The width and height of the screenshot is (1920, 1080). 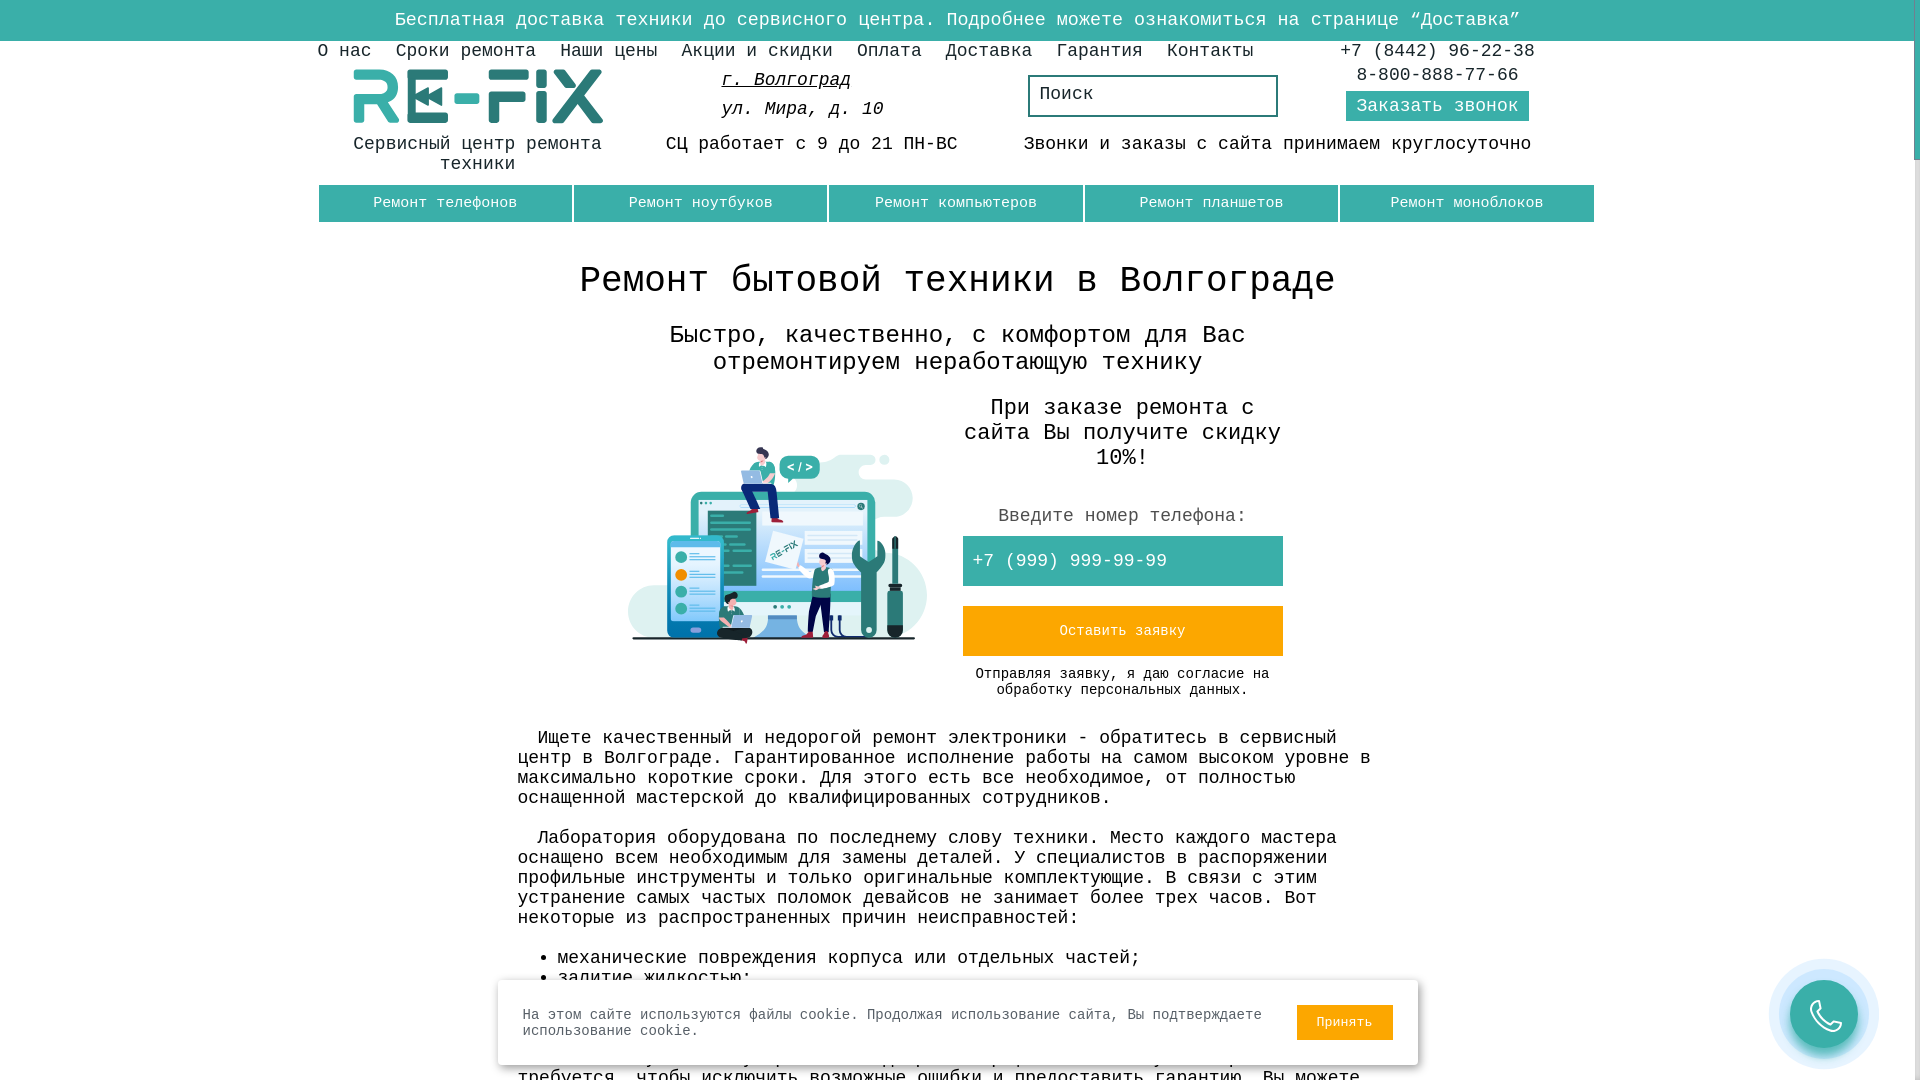 What do you see at coordinates (1437, 73) in the screenshot?
I see `'8-800-888-77-66'` at bounding box center [1437, 73].